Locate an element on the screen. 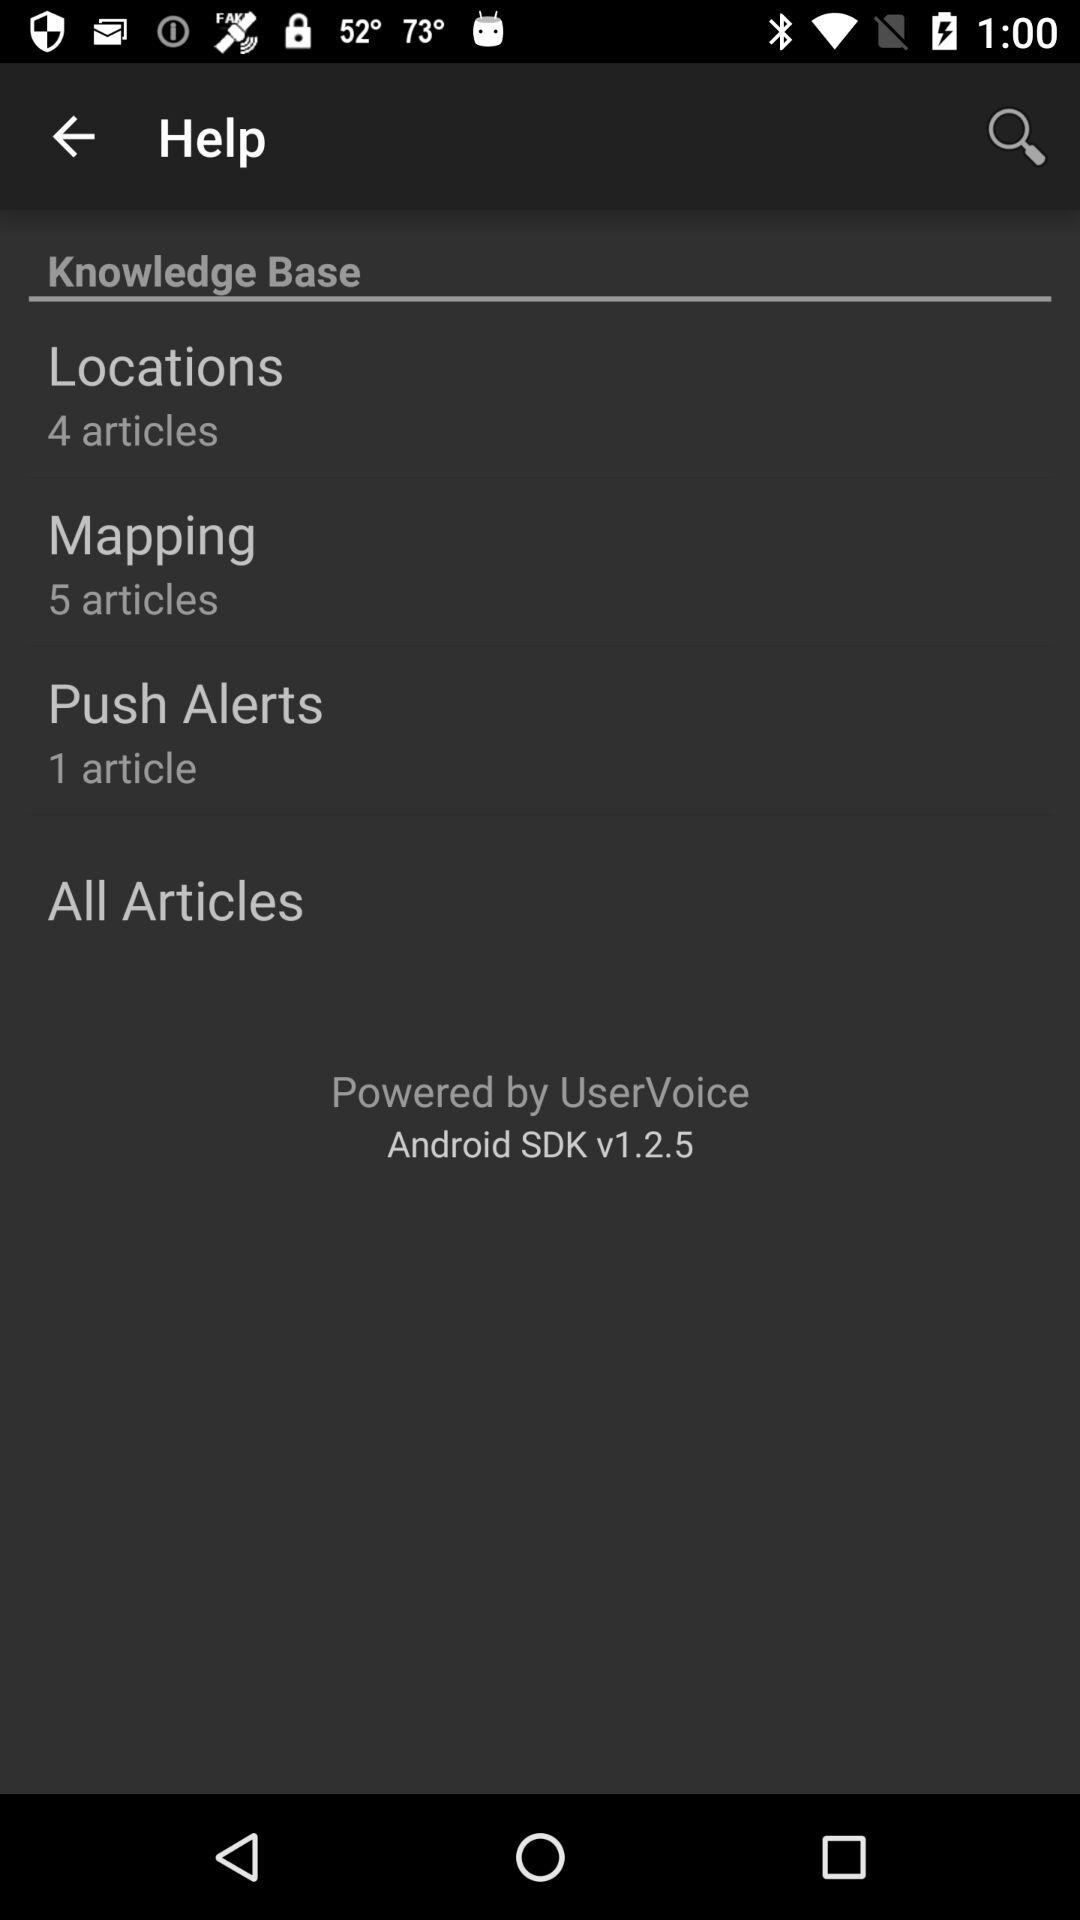  the 1 article item is located at coordinates (122, 765).